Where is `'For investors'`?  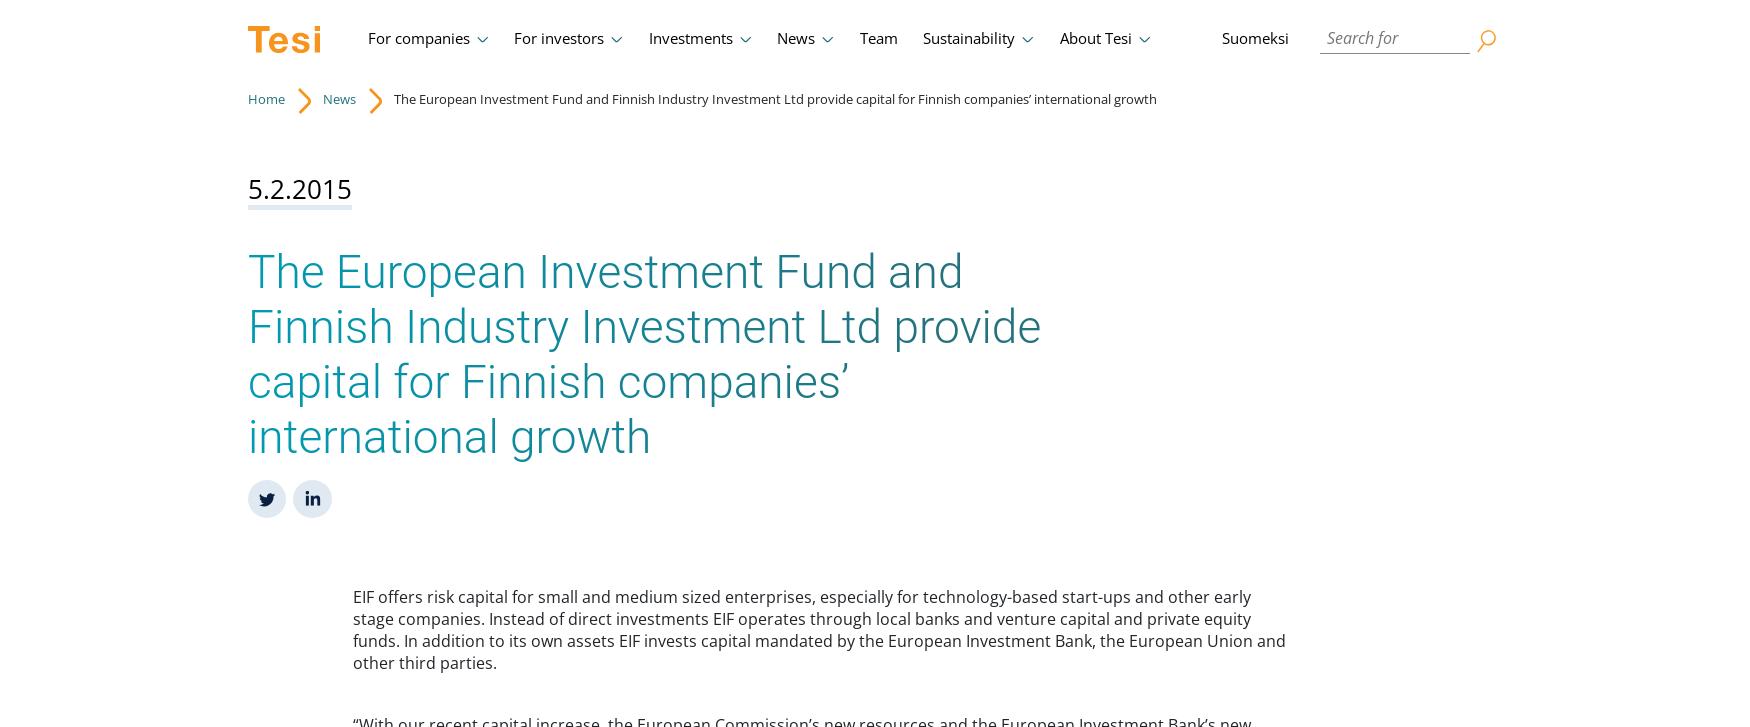 'For investors' is located at coordinates (557, 38).